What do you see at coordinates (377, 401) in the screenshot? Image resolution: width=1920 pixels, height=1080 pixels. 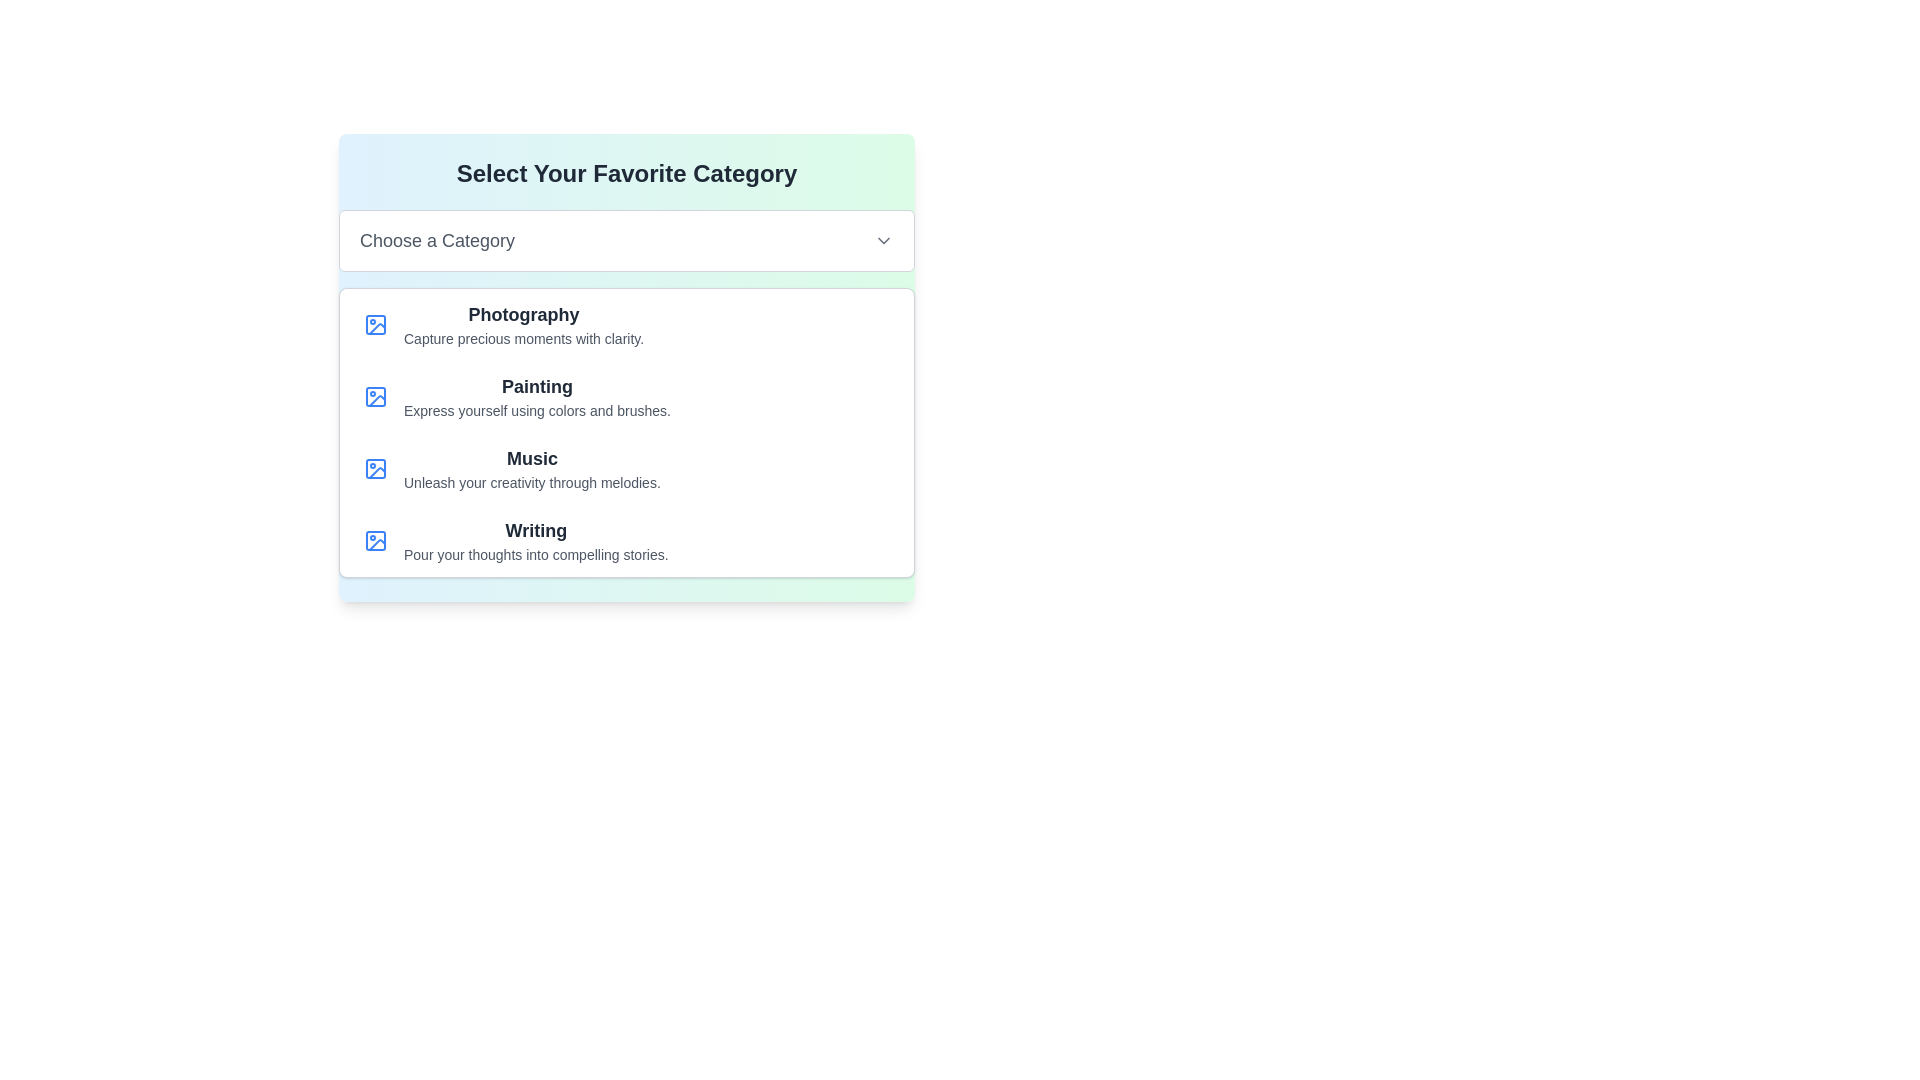 I see `graphical icon representing 'Painting', located to the left of the text in the second row of the item list` at bounding box center [377, 401].